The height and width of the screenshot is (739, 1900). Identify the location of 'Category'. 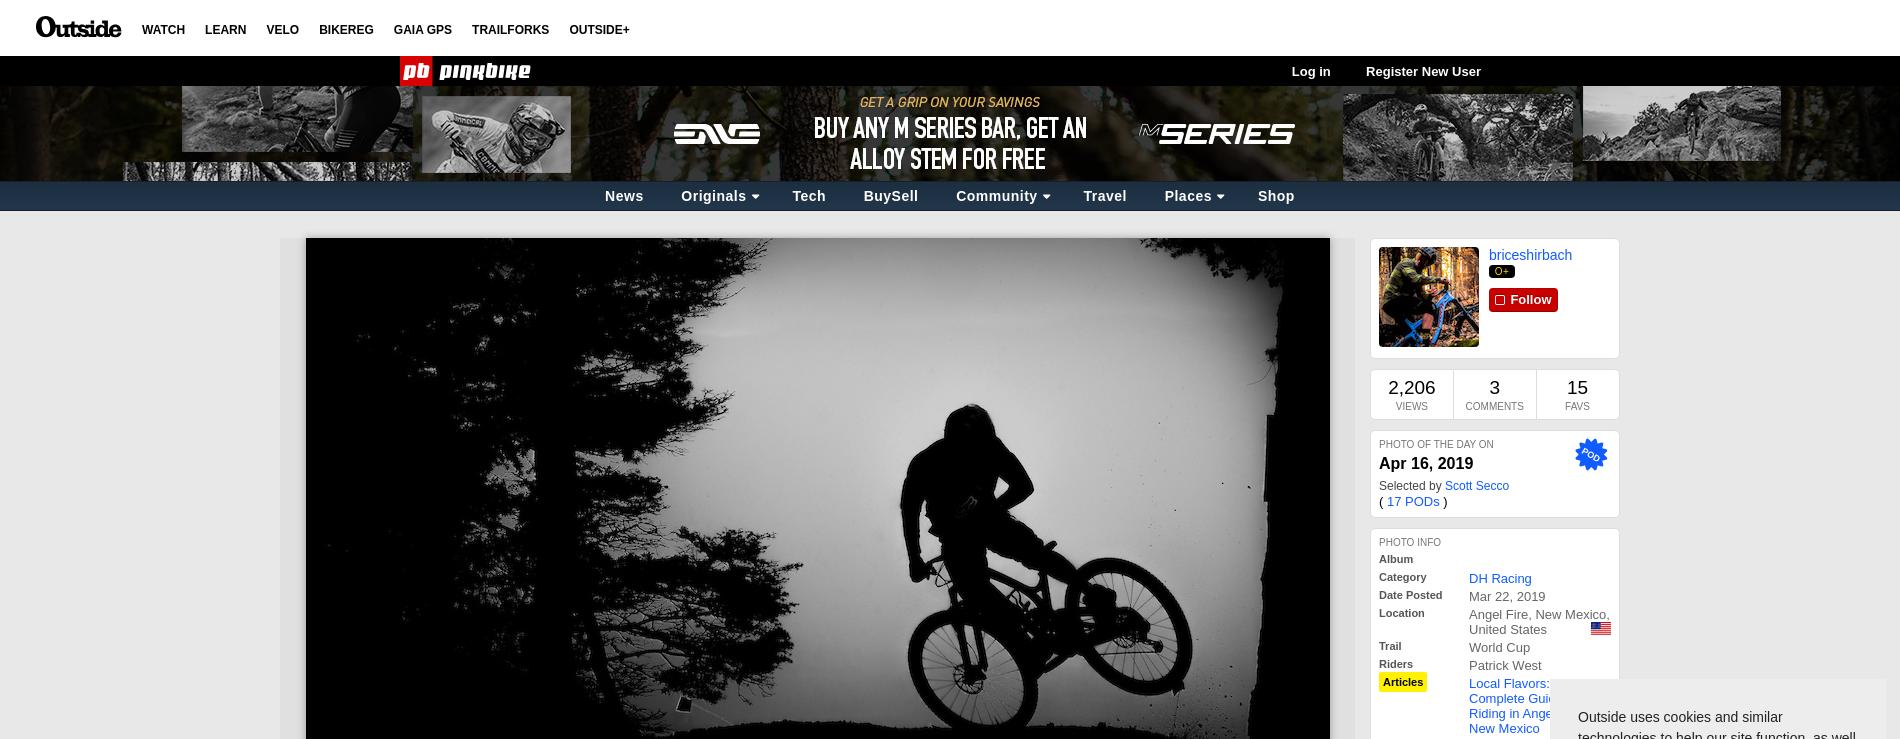
(1401, 577).